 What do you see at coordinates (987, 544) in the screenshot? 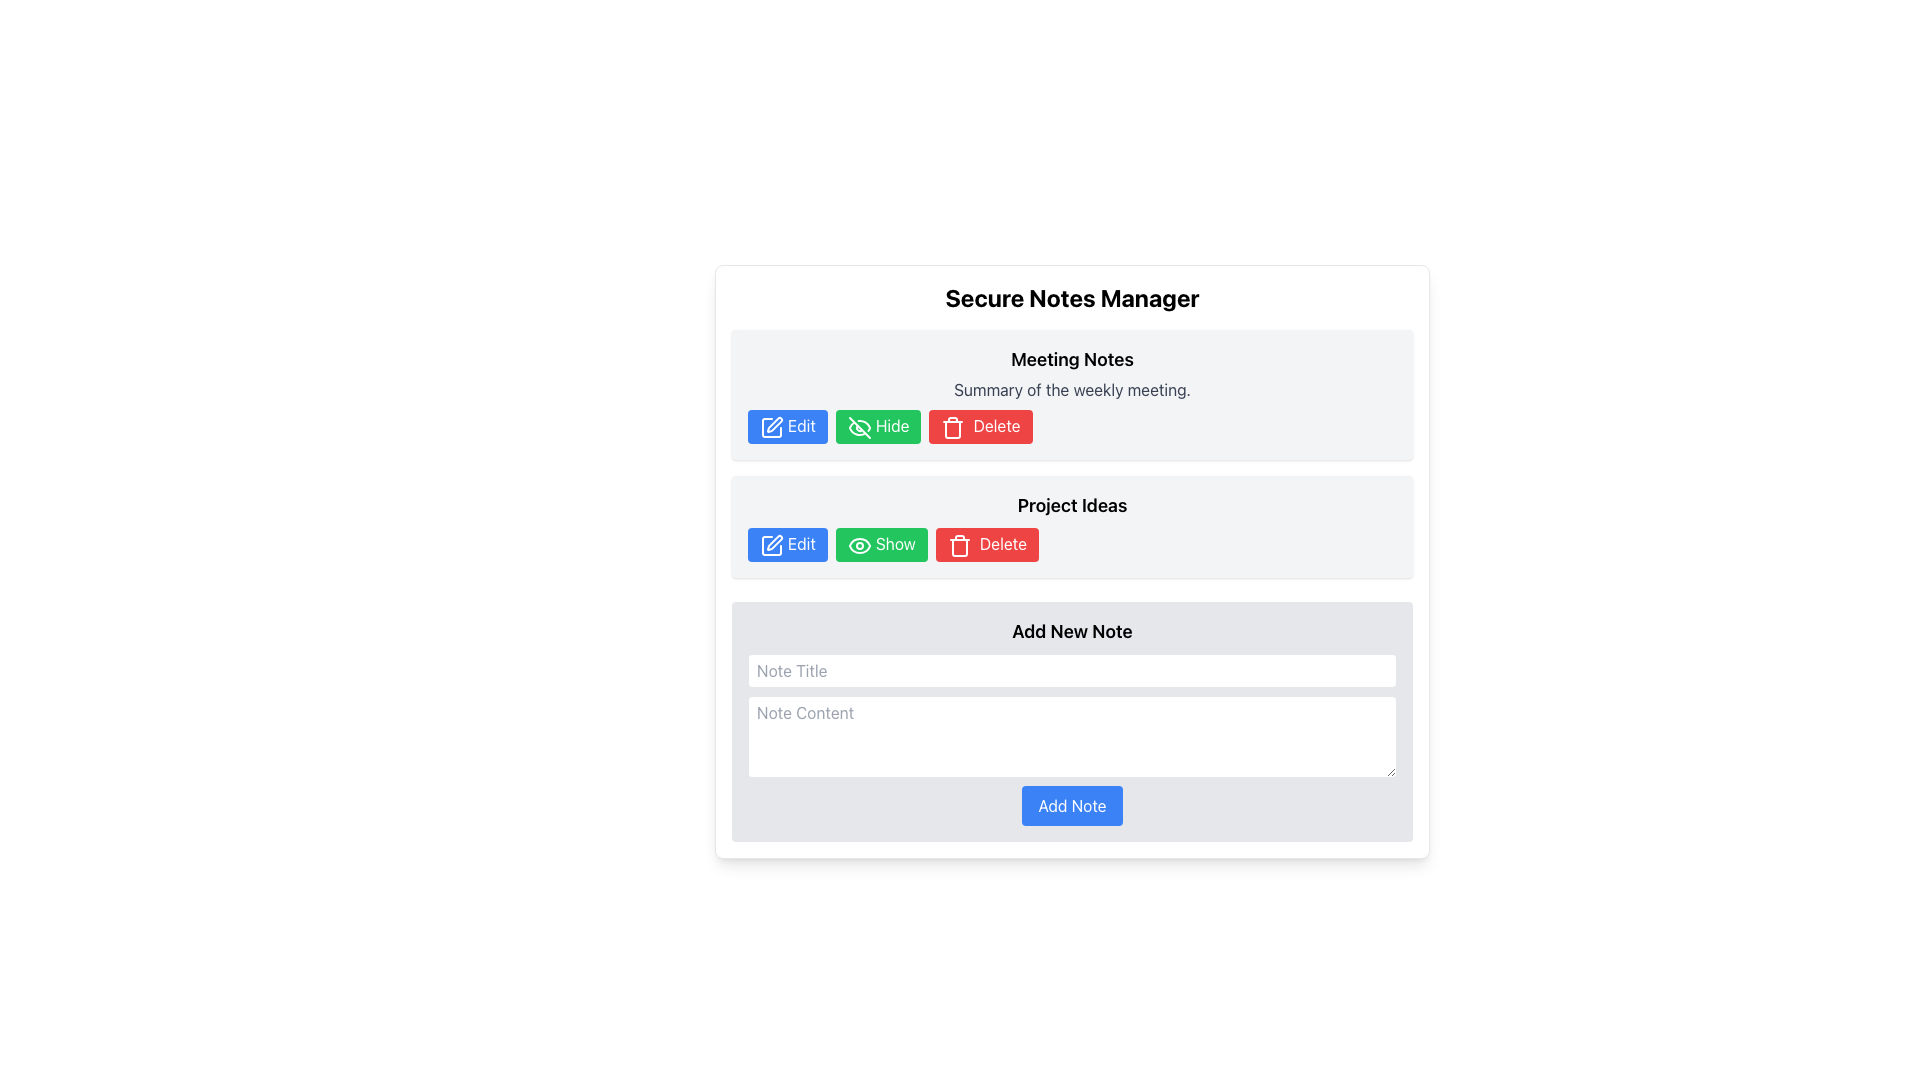
I see `the red 'Delete' button with a white trash can icon` at bounding box center [987, 544].